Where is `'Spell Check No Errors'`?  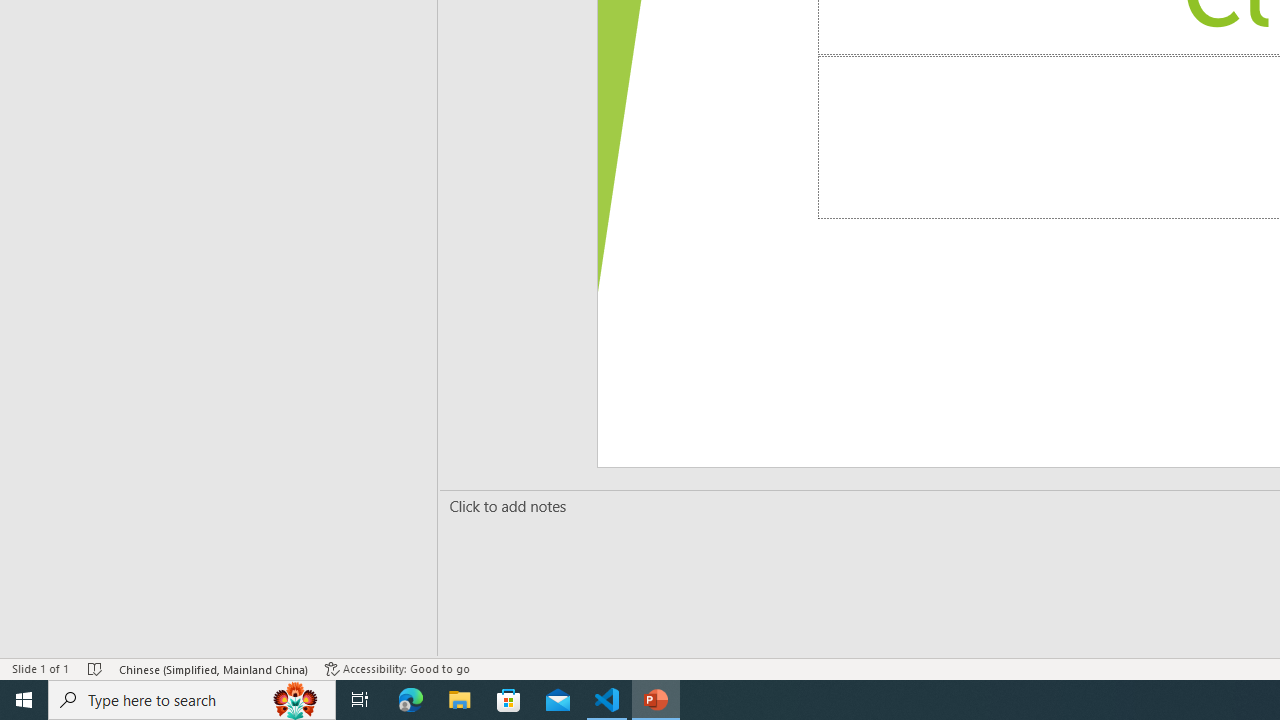
'Spell Check No Errors' is located at coordinates (95, 669).